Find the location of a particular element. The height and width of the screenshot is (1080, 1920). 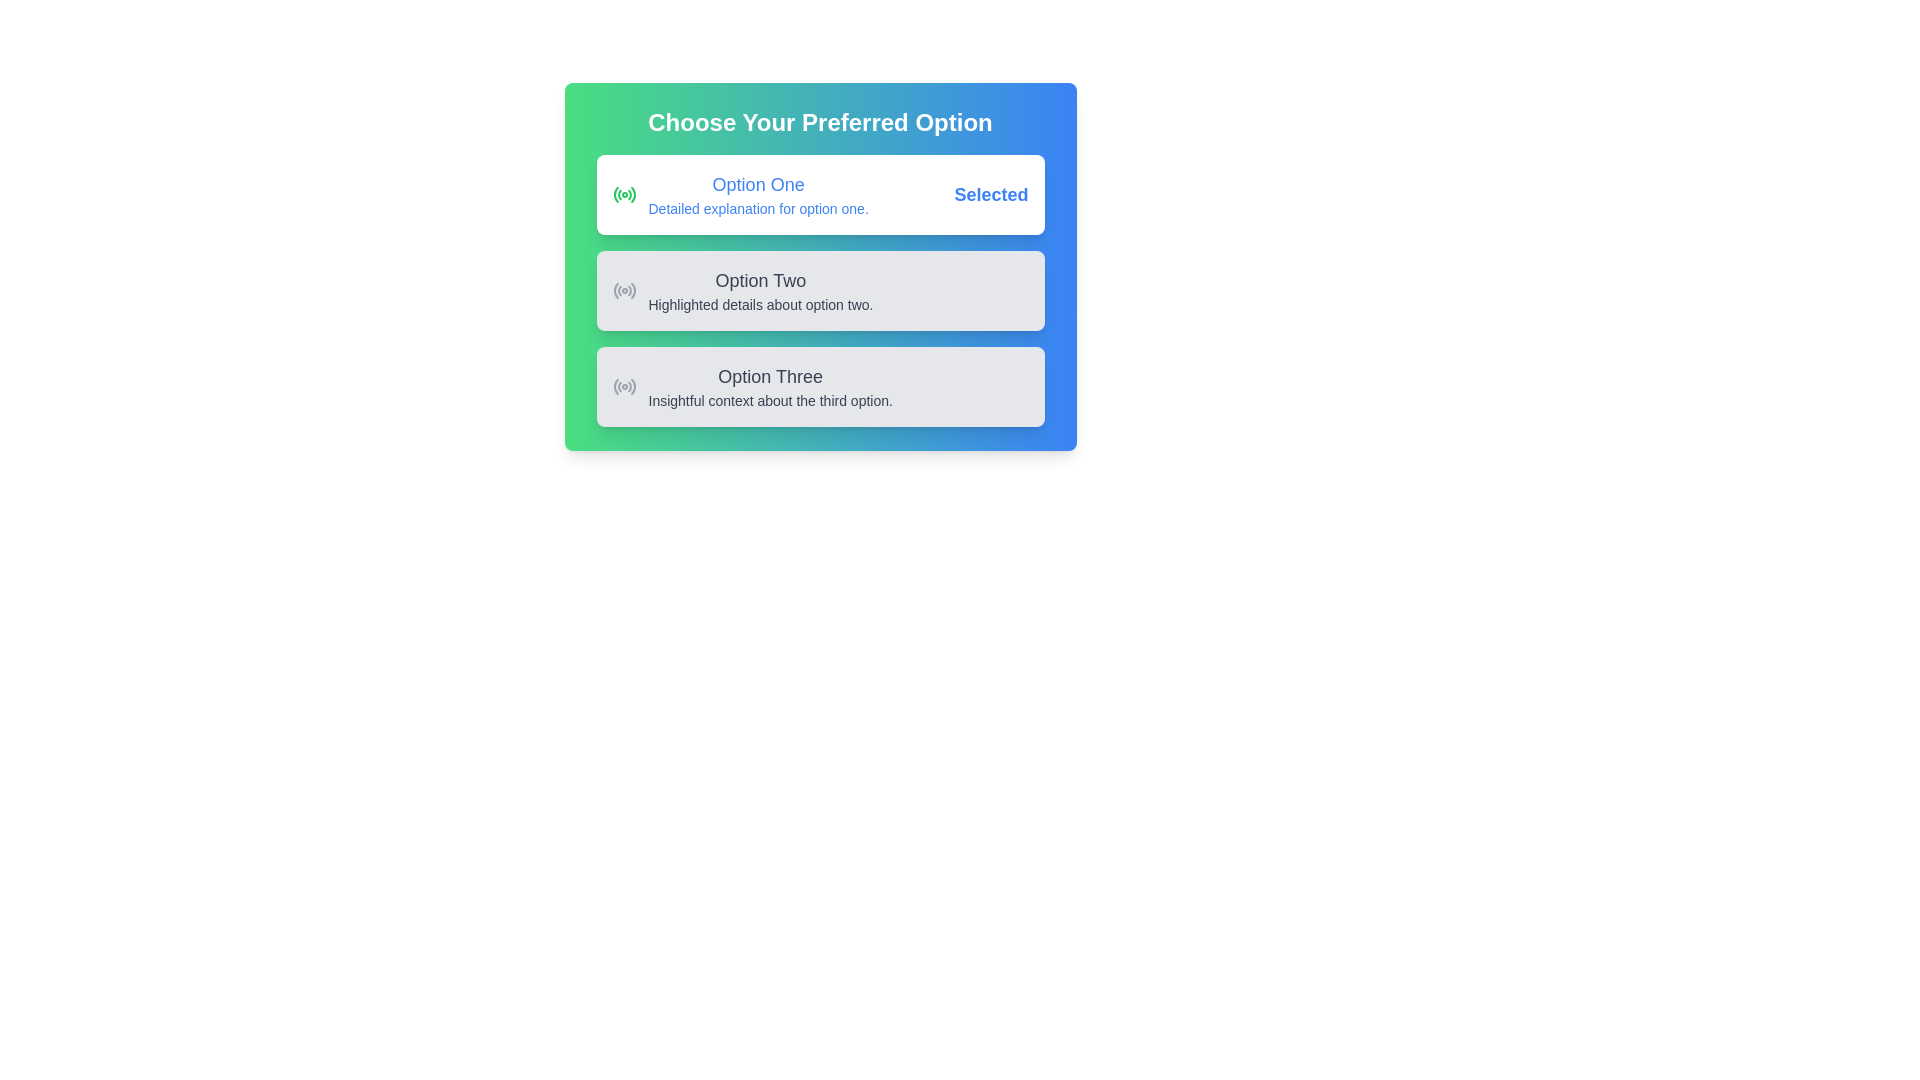

the outermost arc line of the icon associated with 'Option Two', which is styled in gray and located on the far right side of the icon is located at coordinates (632, 290).